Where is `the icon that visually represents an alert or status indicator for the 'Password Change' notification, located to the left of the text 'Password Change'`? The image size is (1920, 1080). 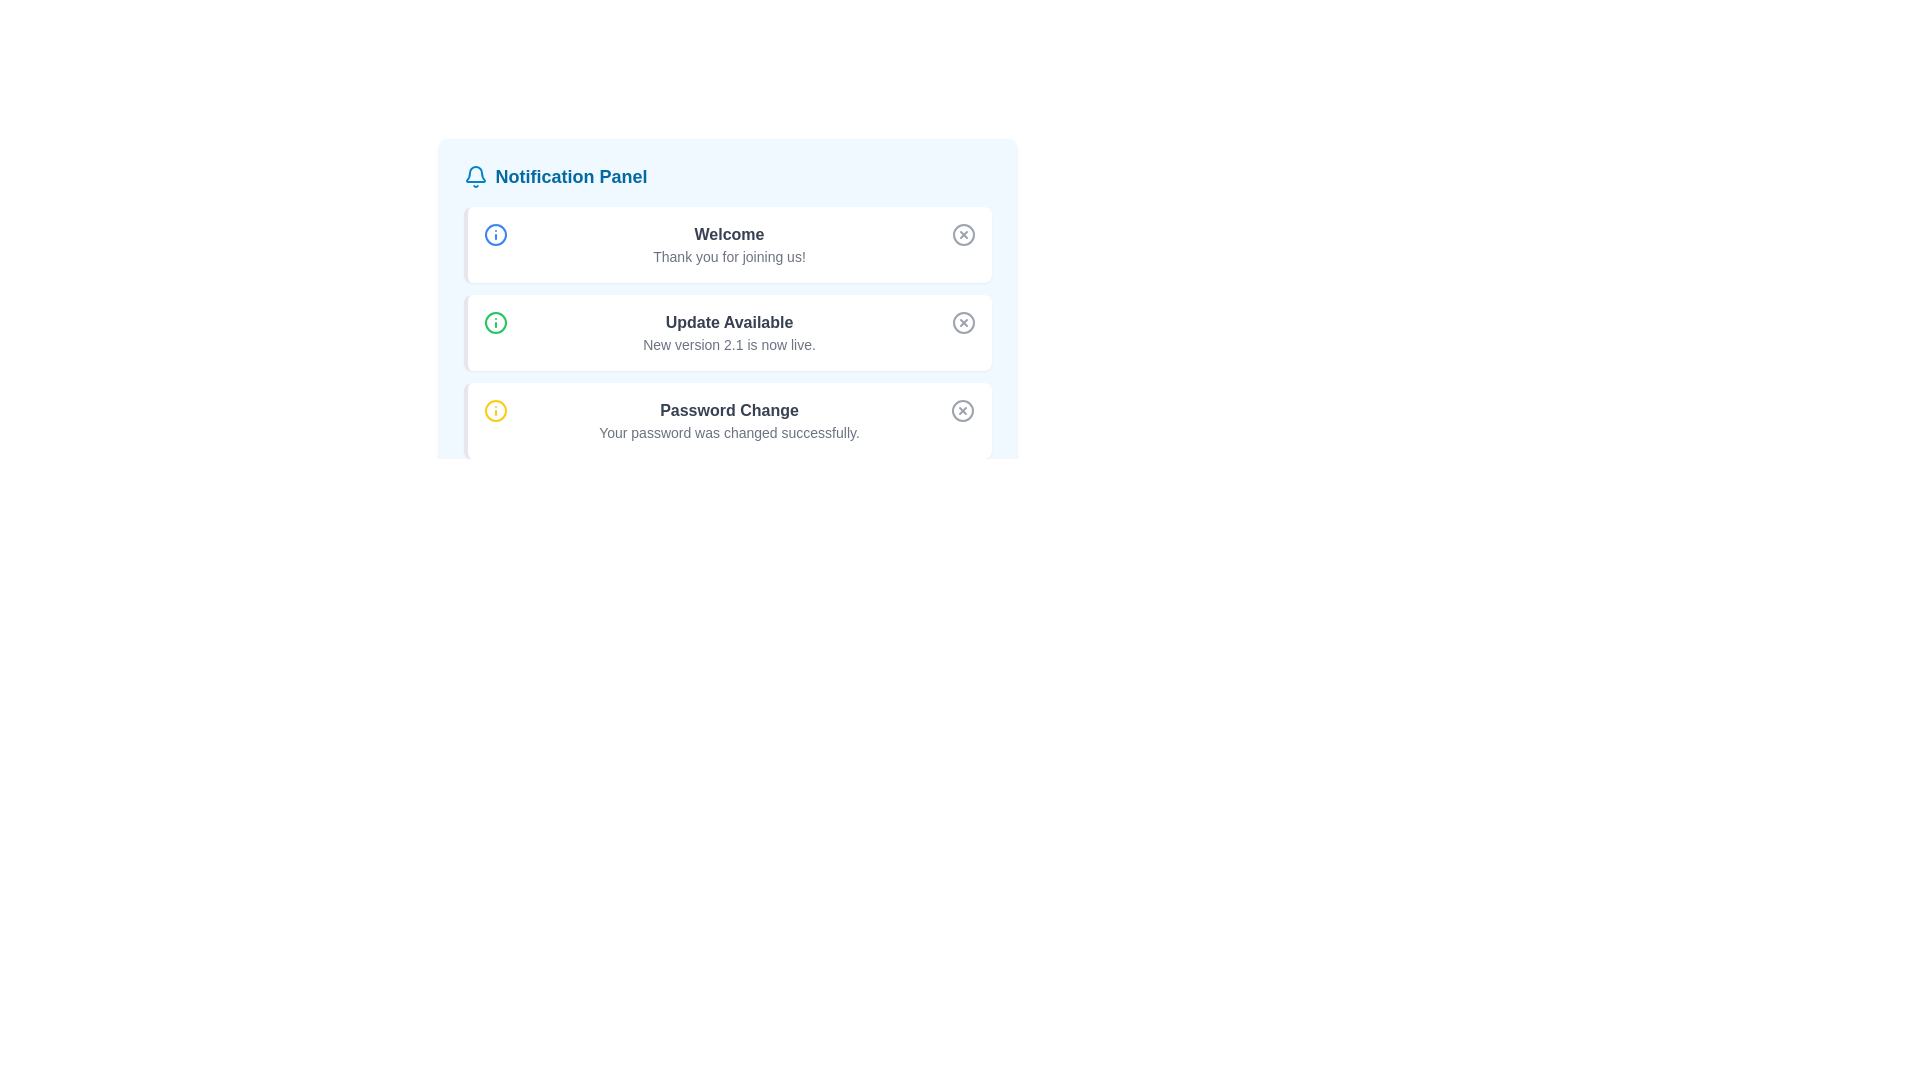
the icon that visually represents an alert or status indicator for the 'Password Change' notification, located to the left of the text 'Password Change' is located at coordinates (495, 410).